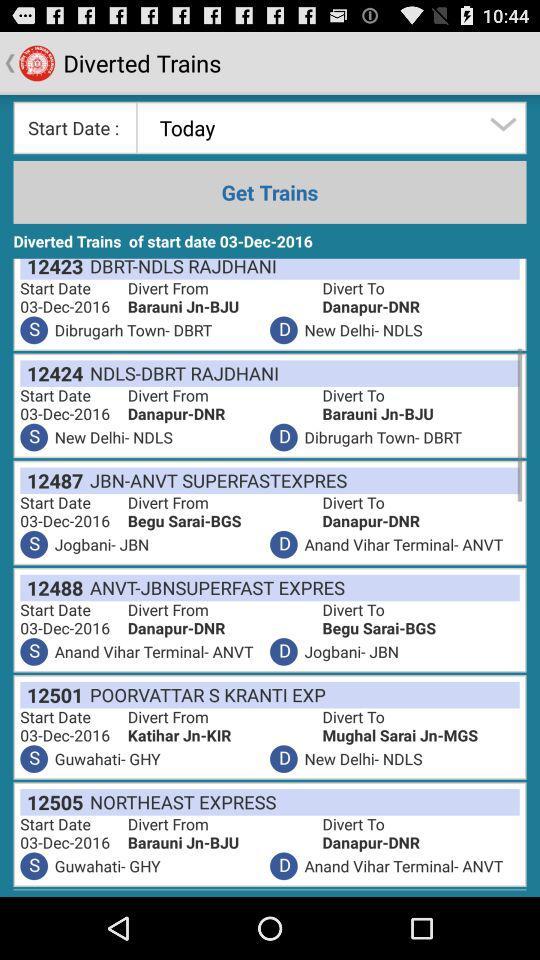  What do you see at coordinates (51, 372) in the screenshot?
I see `the 12424 item` at bounding box center [51, 372].